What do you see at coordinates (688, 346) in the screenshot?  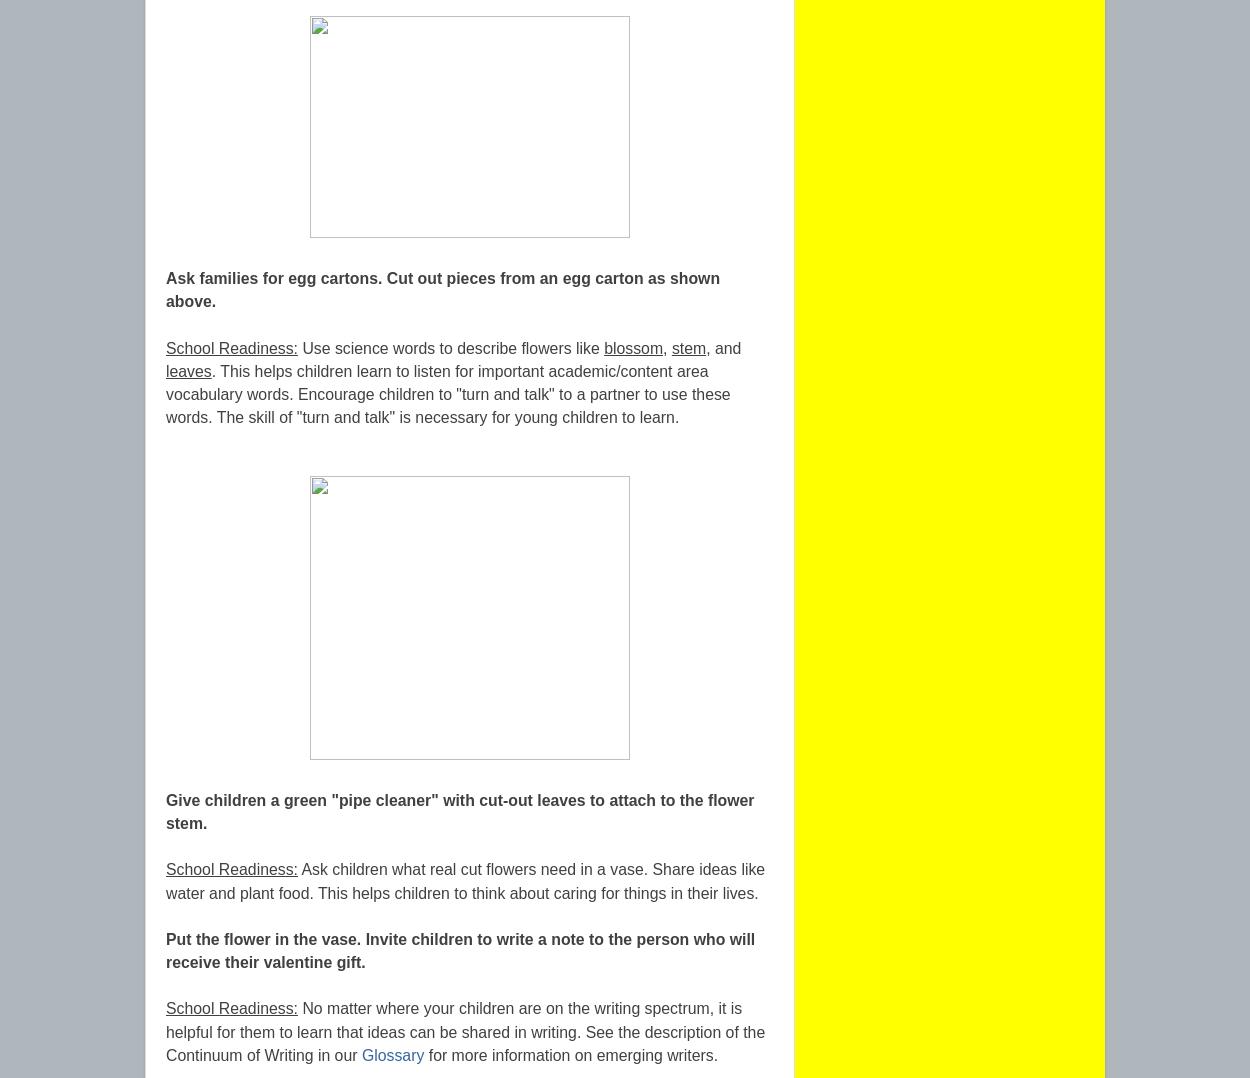 I see `'stem'` at bounding box center [688, 346].